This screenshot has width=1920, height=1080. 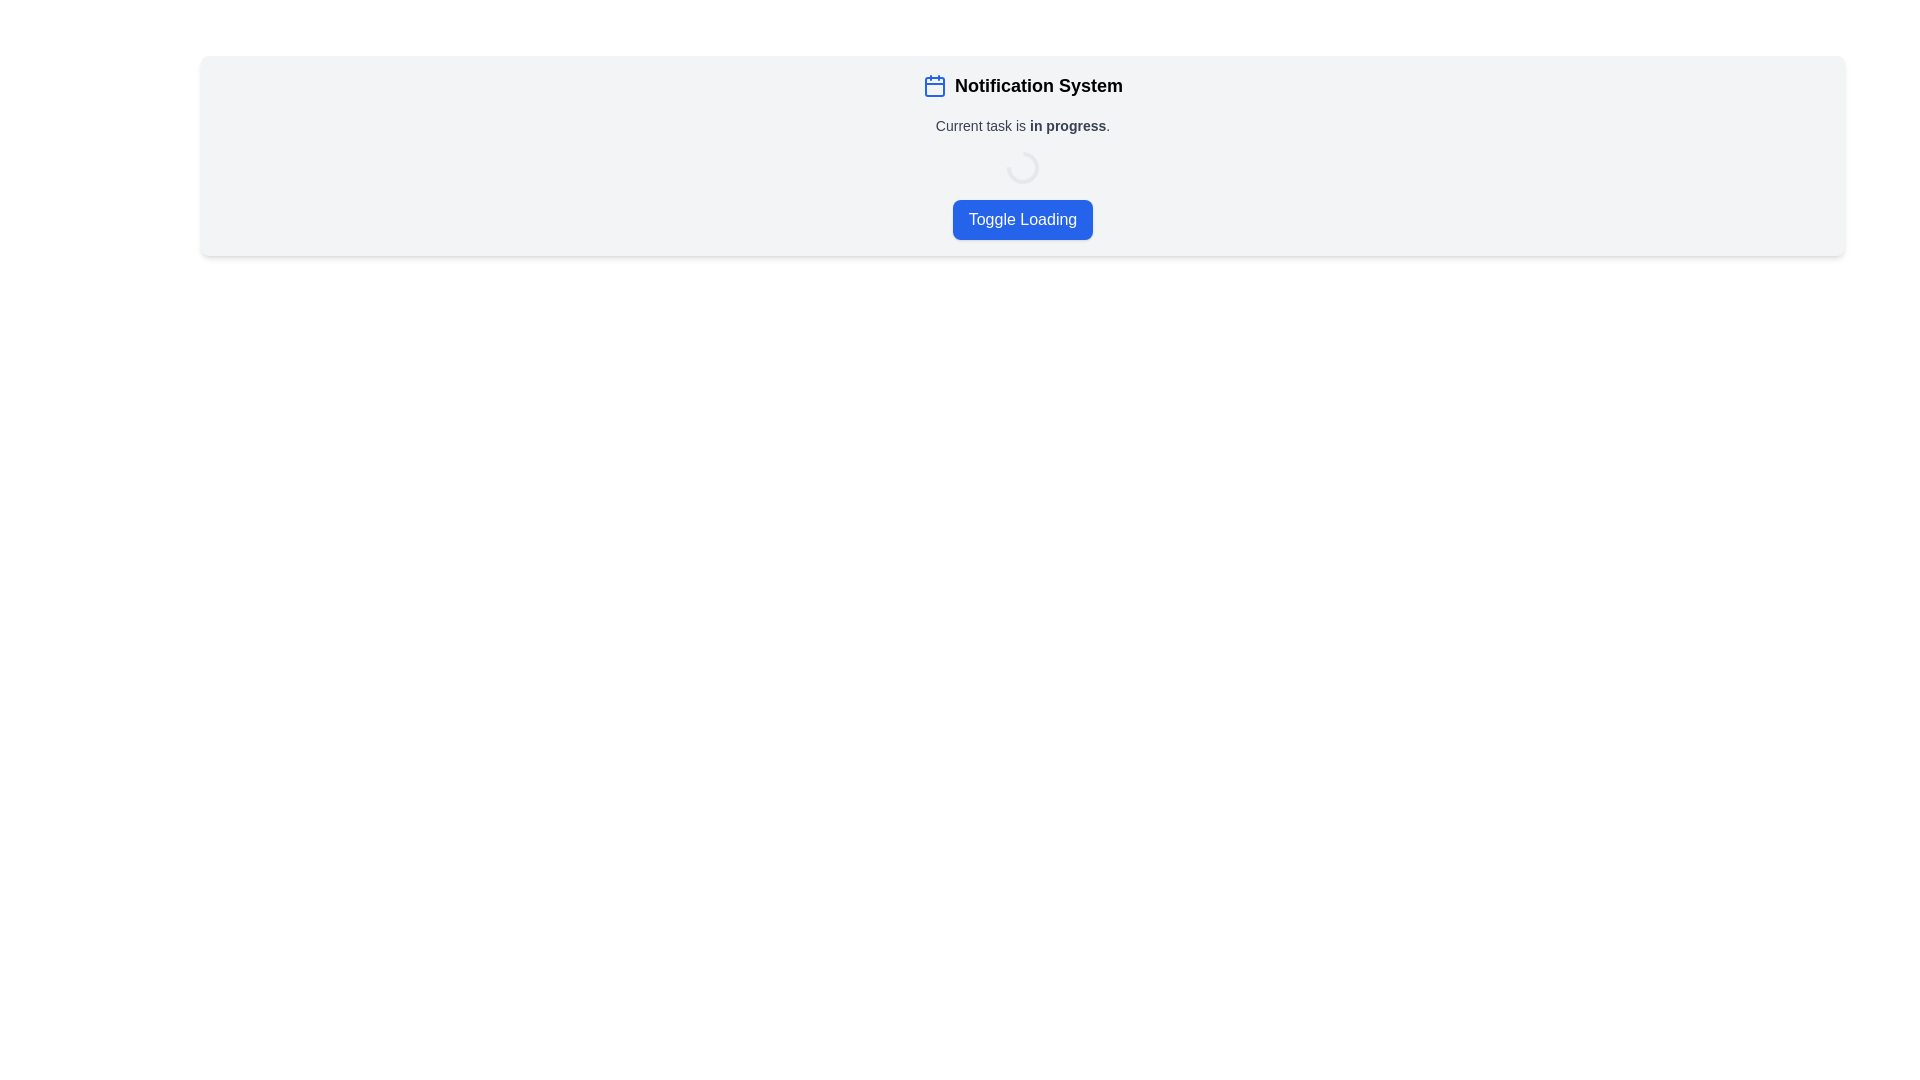 What do you see at coordinates (1022, 84) in the screenshot?
I see `the static text and icon combination located at the top-center of the card-like component, which serves as a title or heading` at bounding box center [1022, 84].